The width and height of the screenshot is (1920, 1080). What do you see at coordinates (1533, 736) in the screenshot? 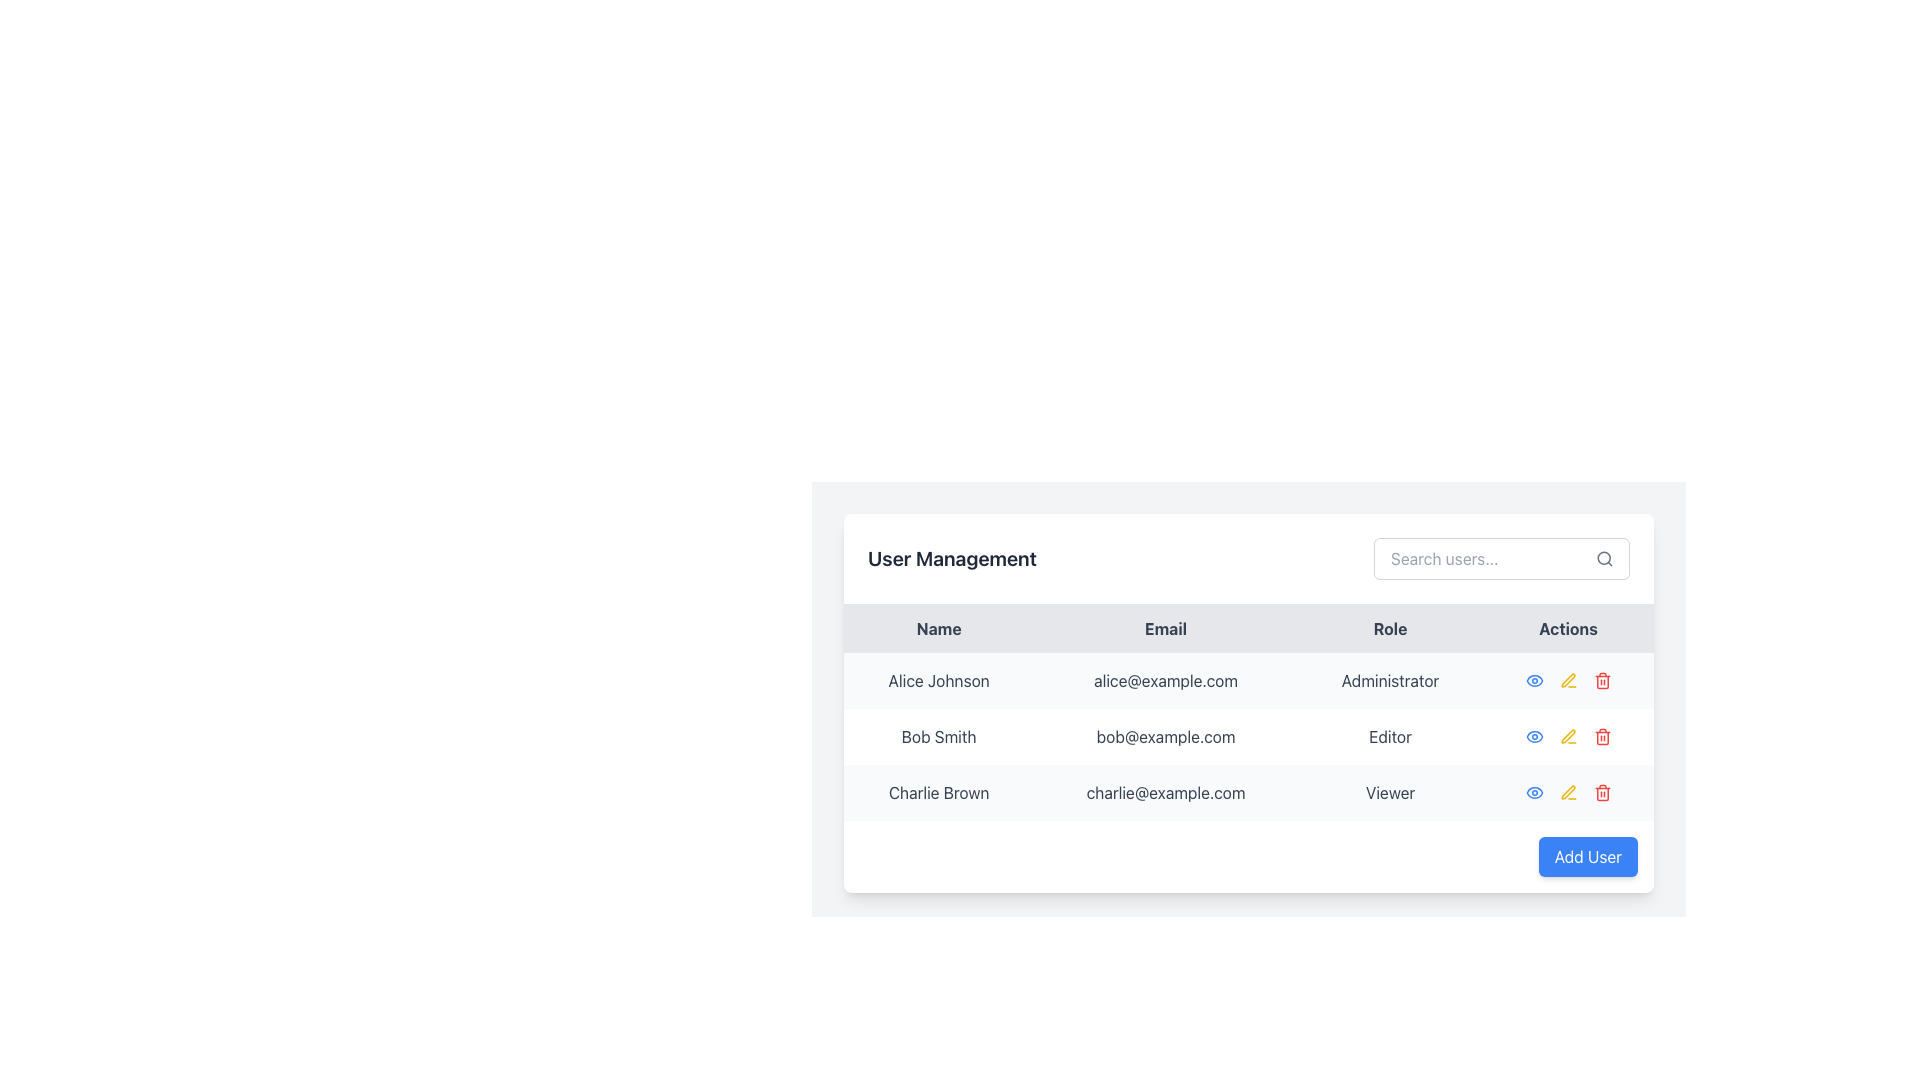
I see `the blue eye-shaped icon representing the 'view' action, which is the first among three action icons in the 'Actions' column of the second row, aligned with the 'bob@example.com' email entry` at bounding box center [1533, 736].